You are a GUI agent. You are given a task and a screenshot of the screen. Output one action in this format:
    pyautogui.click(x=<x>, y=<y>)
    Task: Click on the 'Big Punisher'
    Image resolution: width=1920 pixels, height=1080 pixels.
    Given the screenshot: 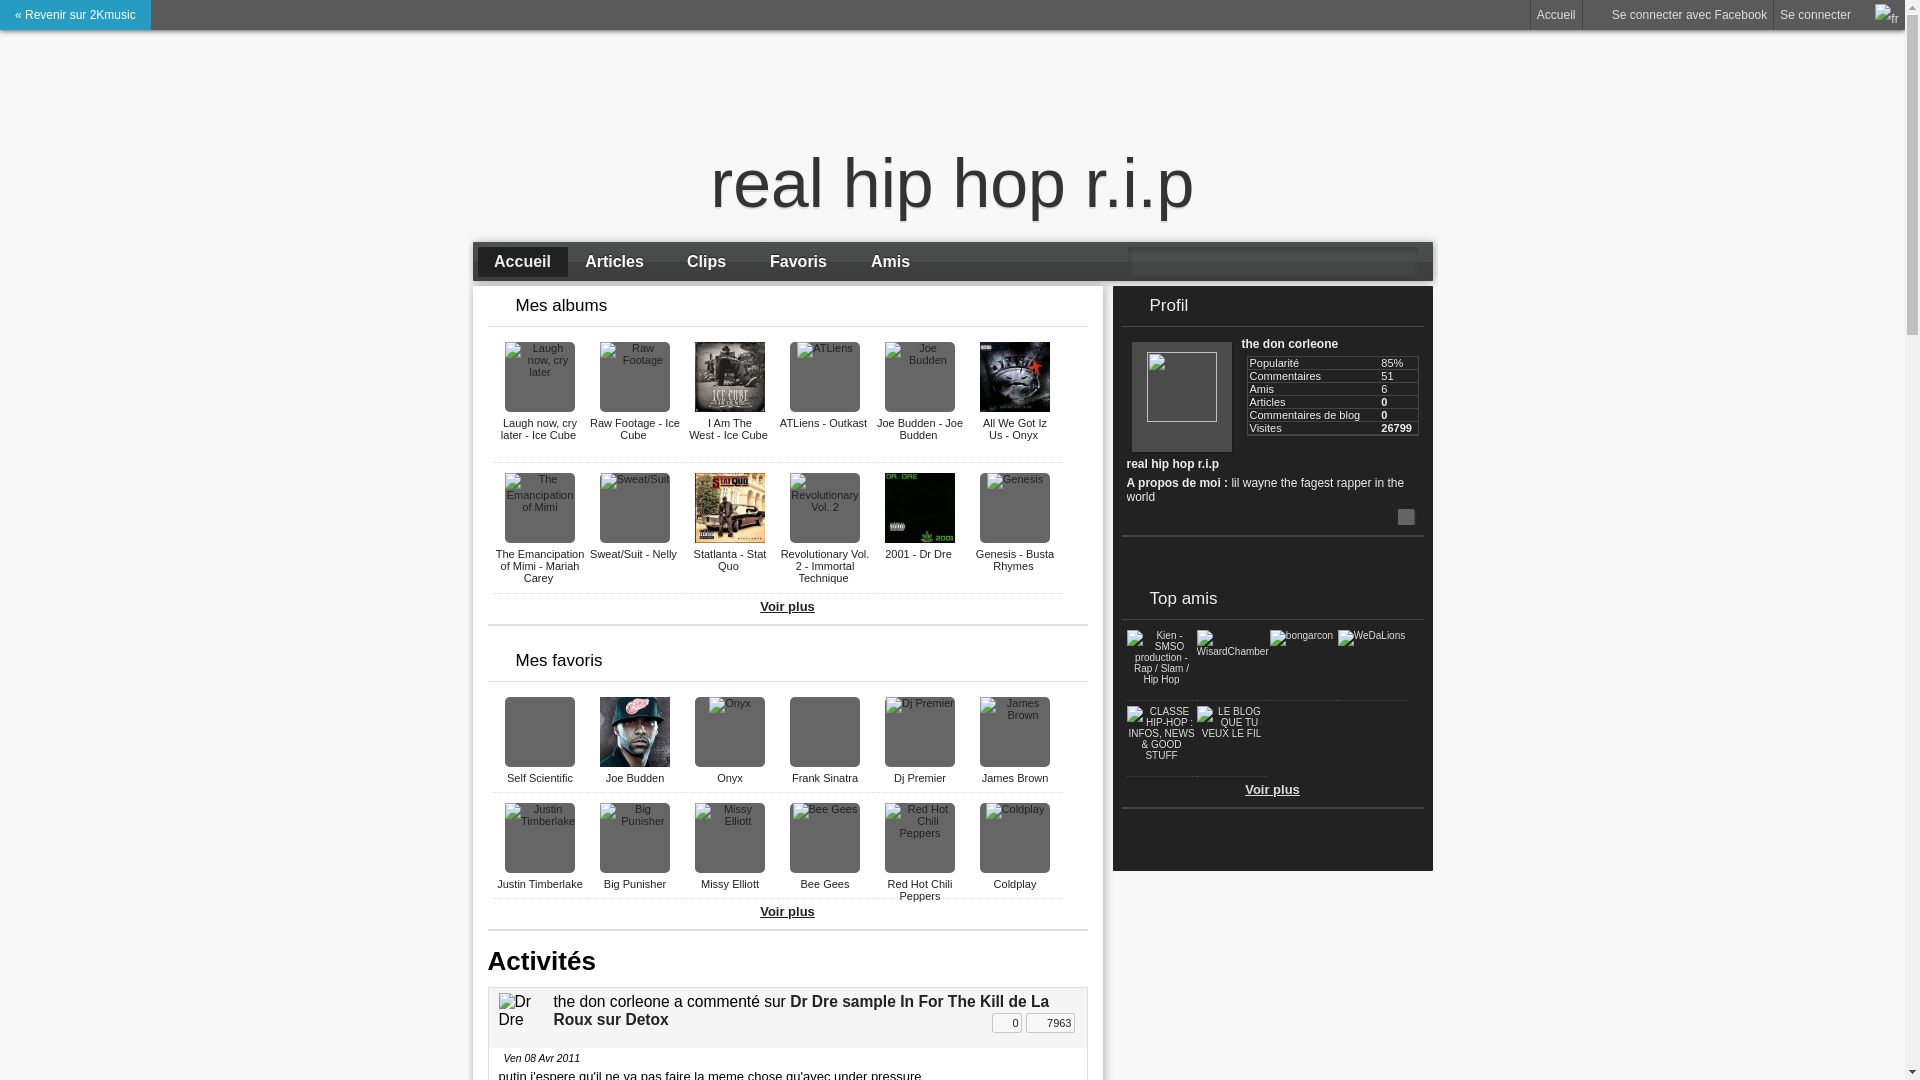 What is the action you would take?
    pyautogui.click(x=633, y=882)
    